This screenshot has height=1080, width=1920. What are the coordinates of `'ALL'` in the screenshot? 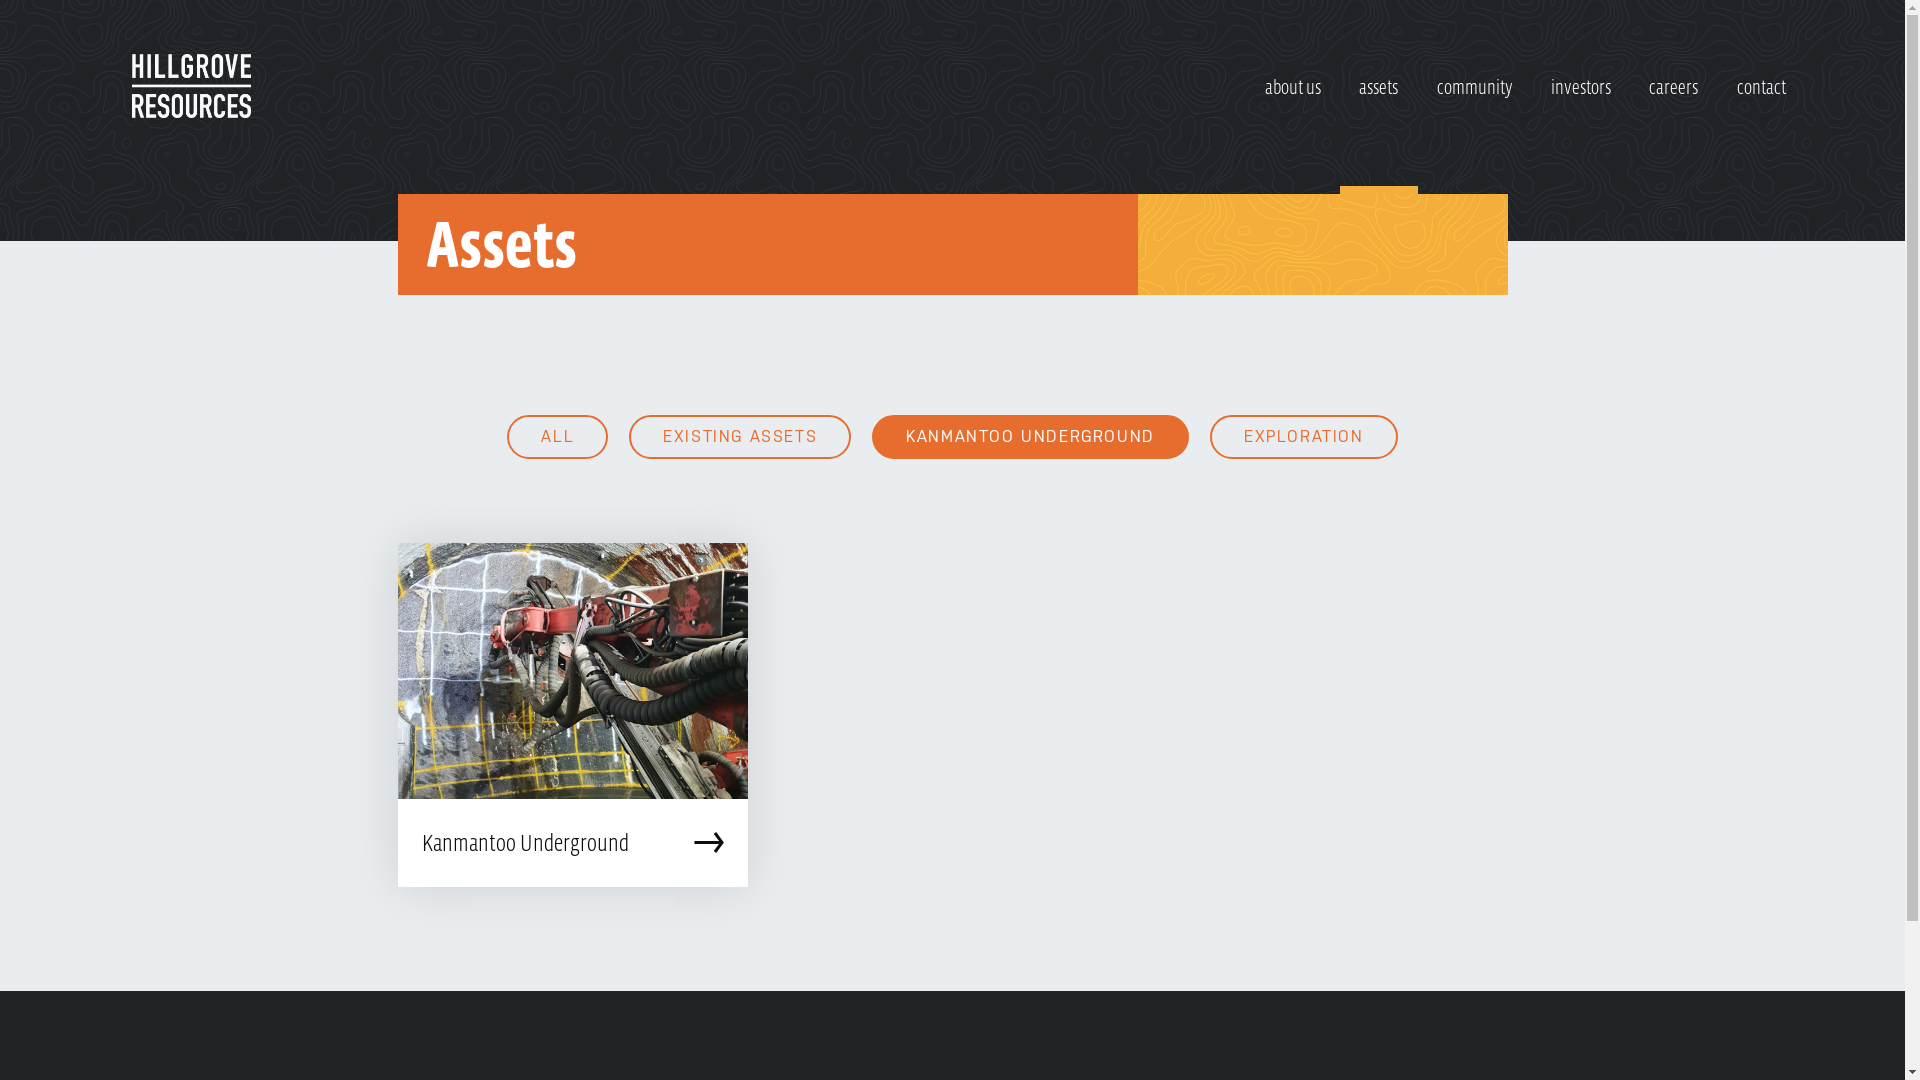 It's located at (507, 435).